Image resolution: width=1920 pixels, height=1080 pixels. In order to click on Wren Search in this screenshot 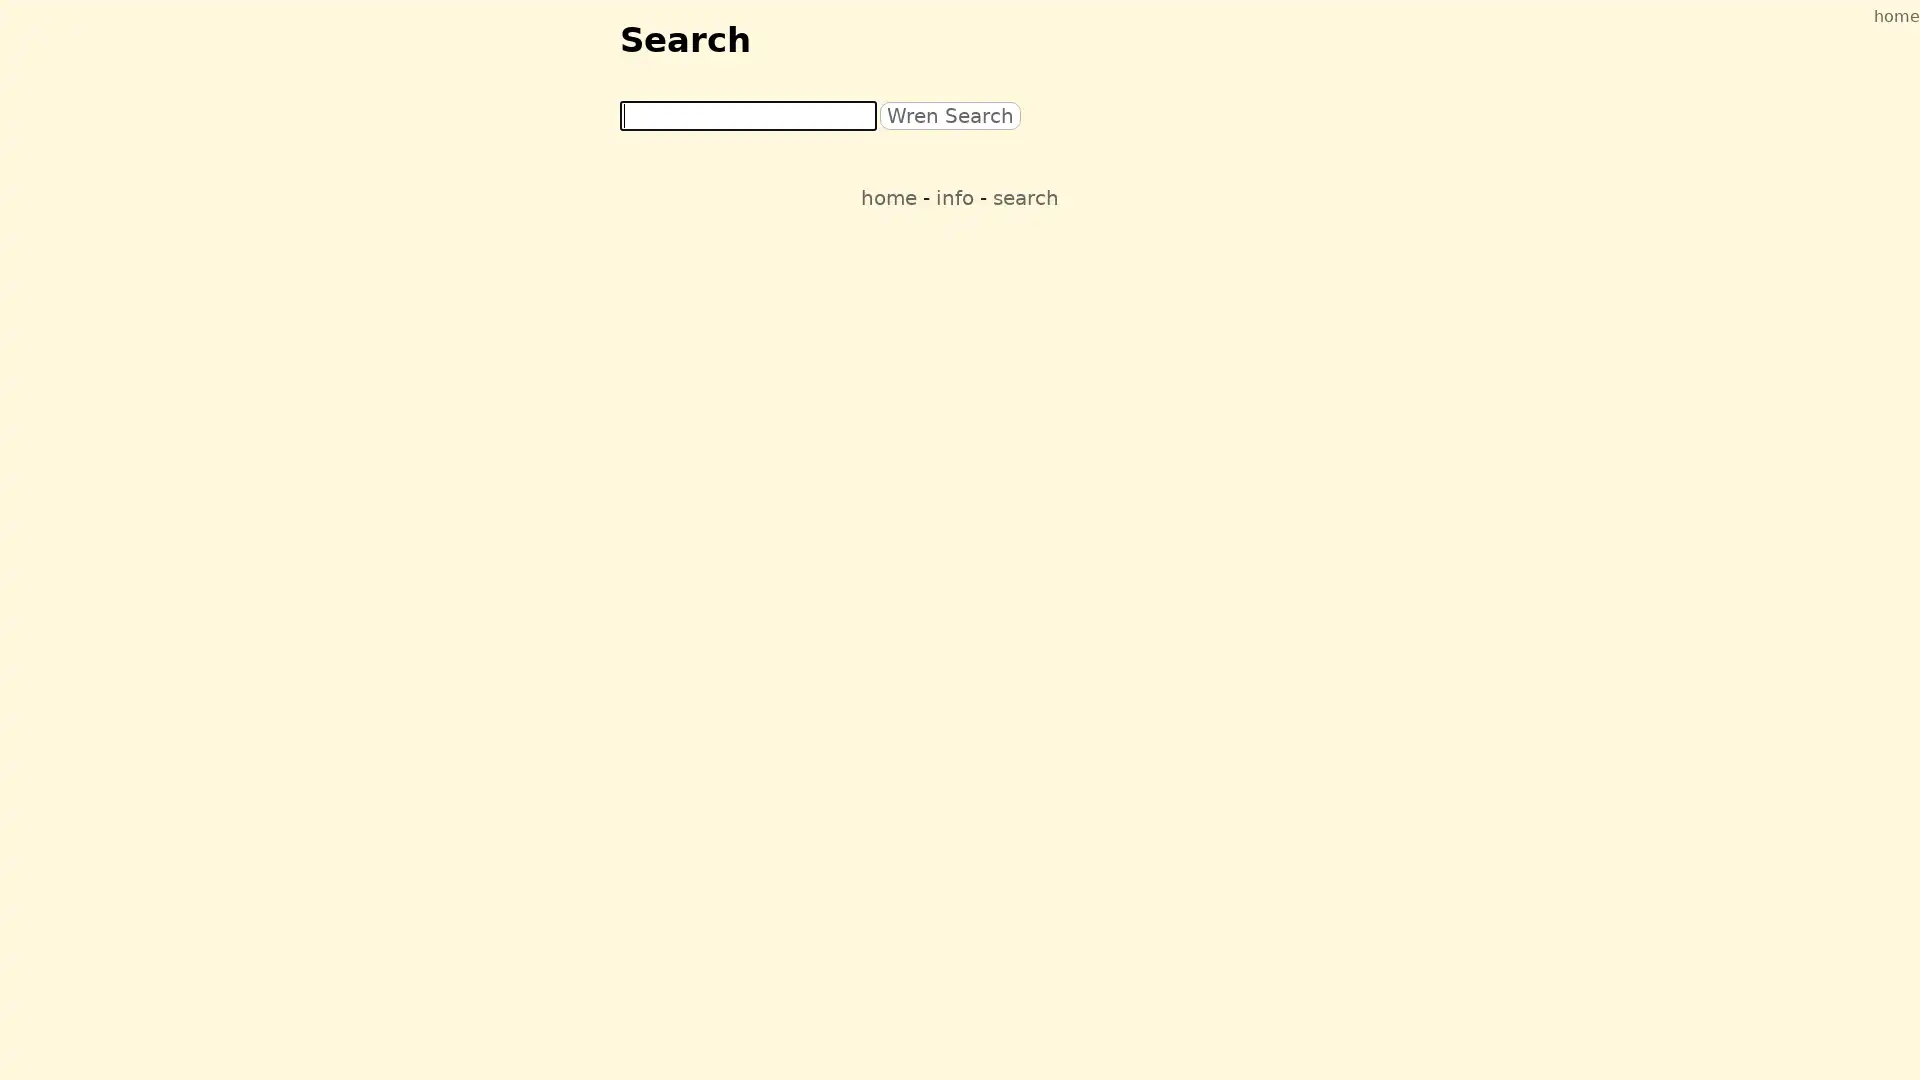, I will do `click(949, 115)`.